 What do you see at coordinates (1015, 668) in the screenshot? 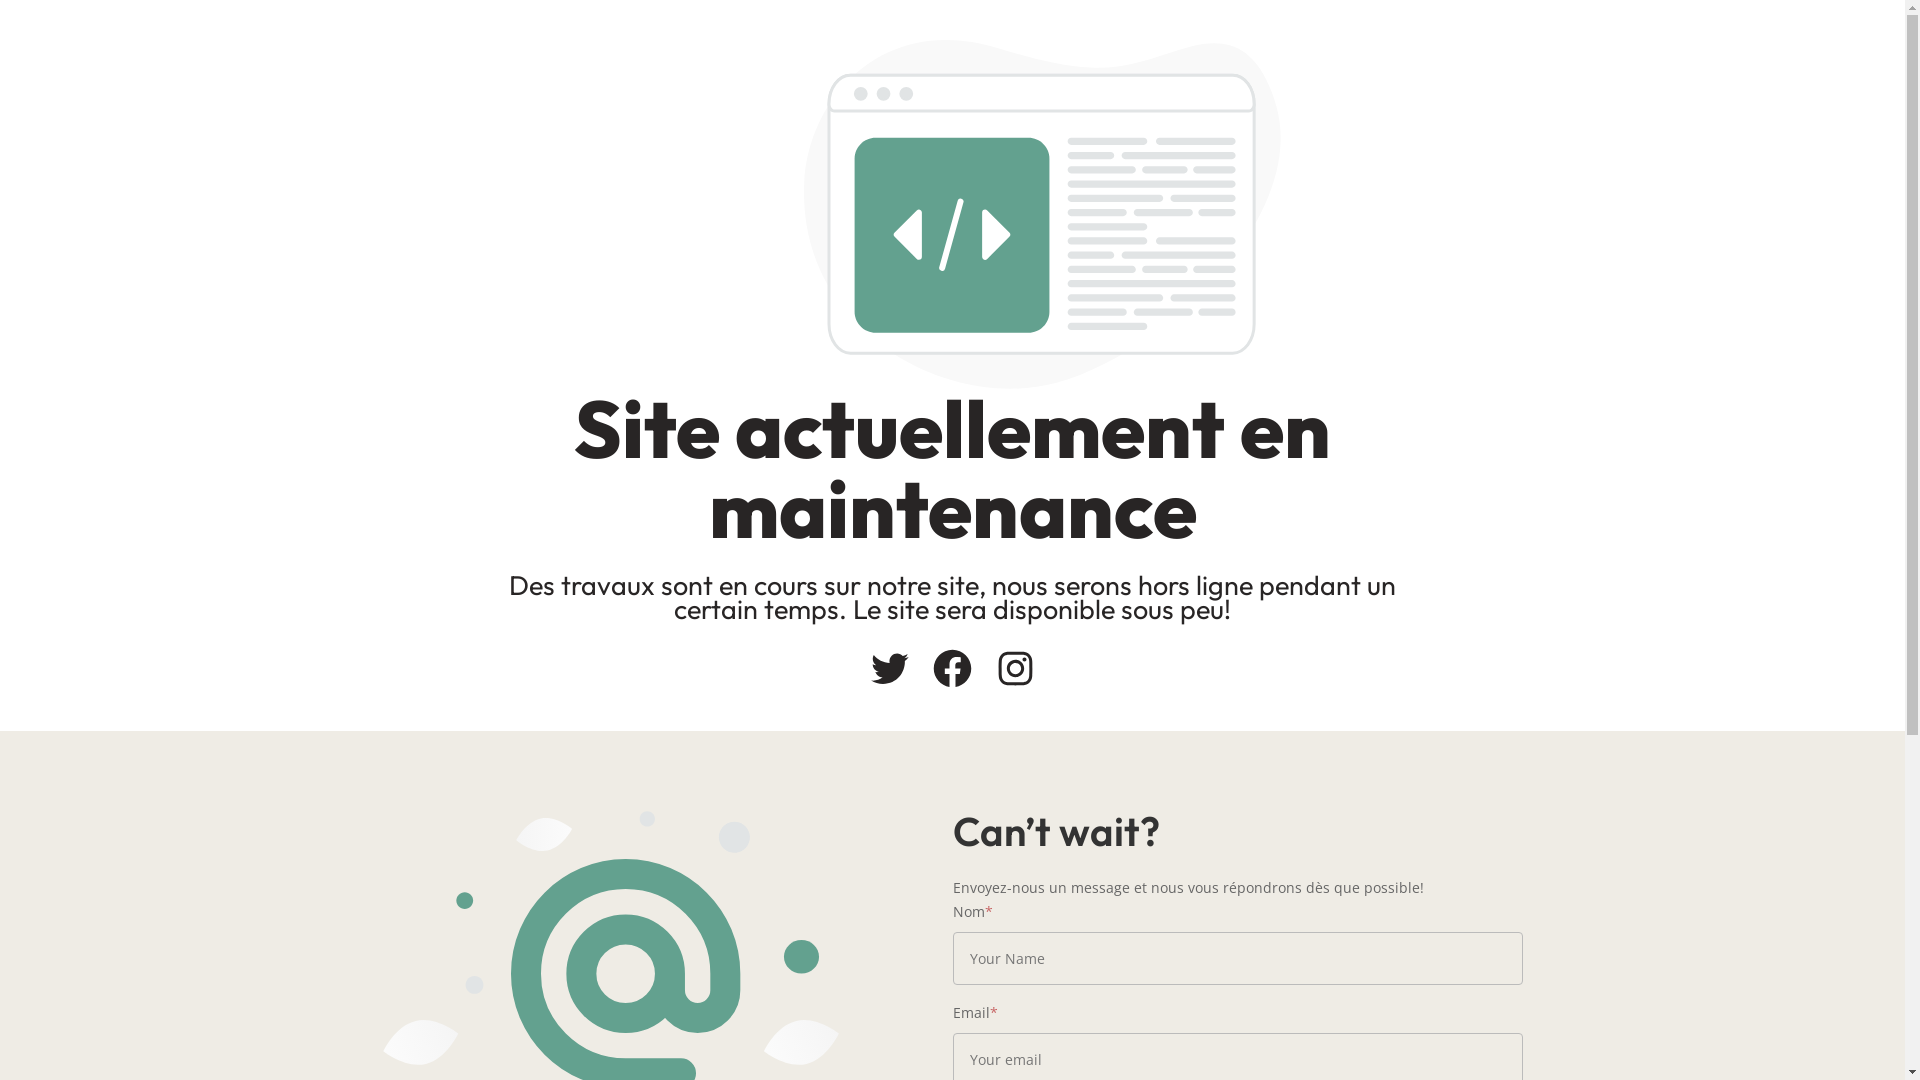
I see `'Instagram'` at bounding box center [1015, 668].